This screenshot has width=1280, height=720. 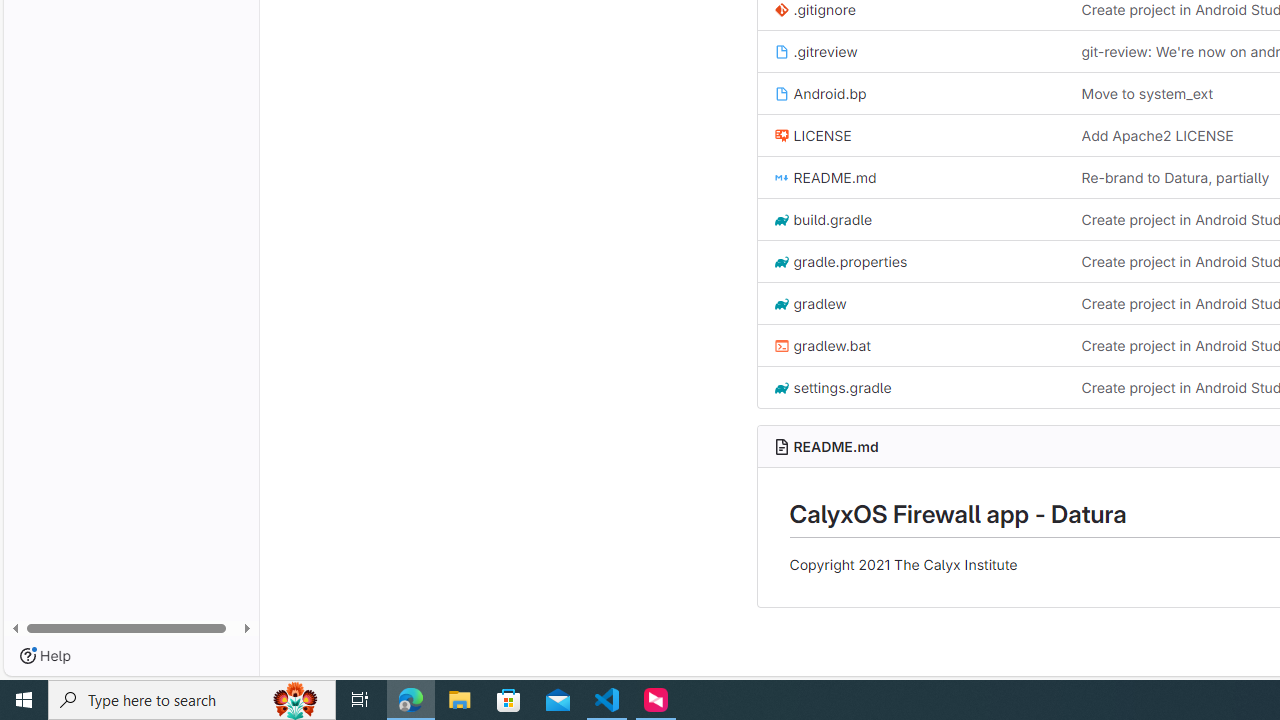 I want to click on 'Move to system_ext', so click(x=1147, y=93).